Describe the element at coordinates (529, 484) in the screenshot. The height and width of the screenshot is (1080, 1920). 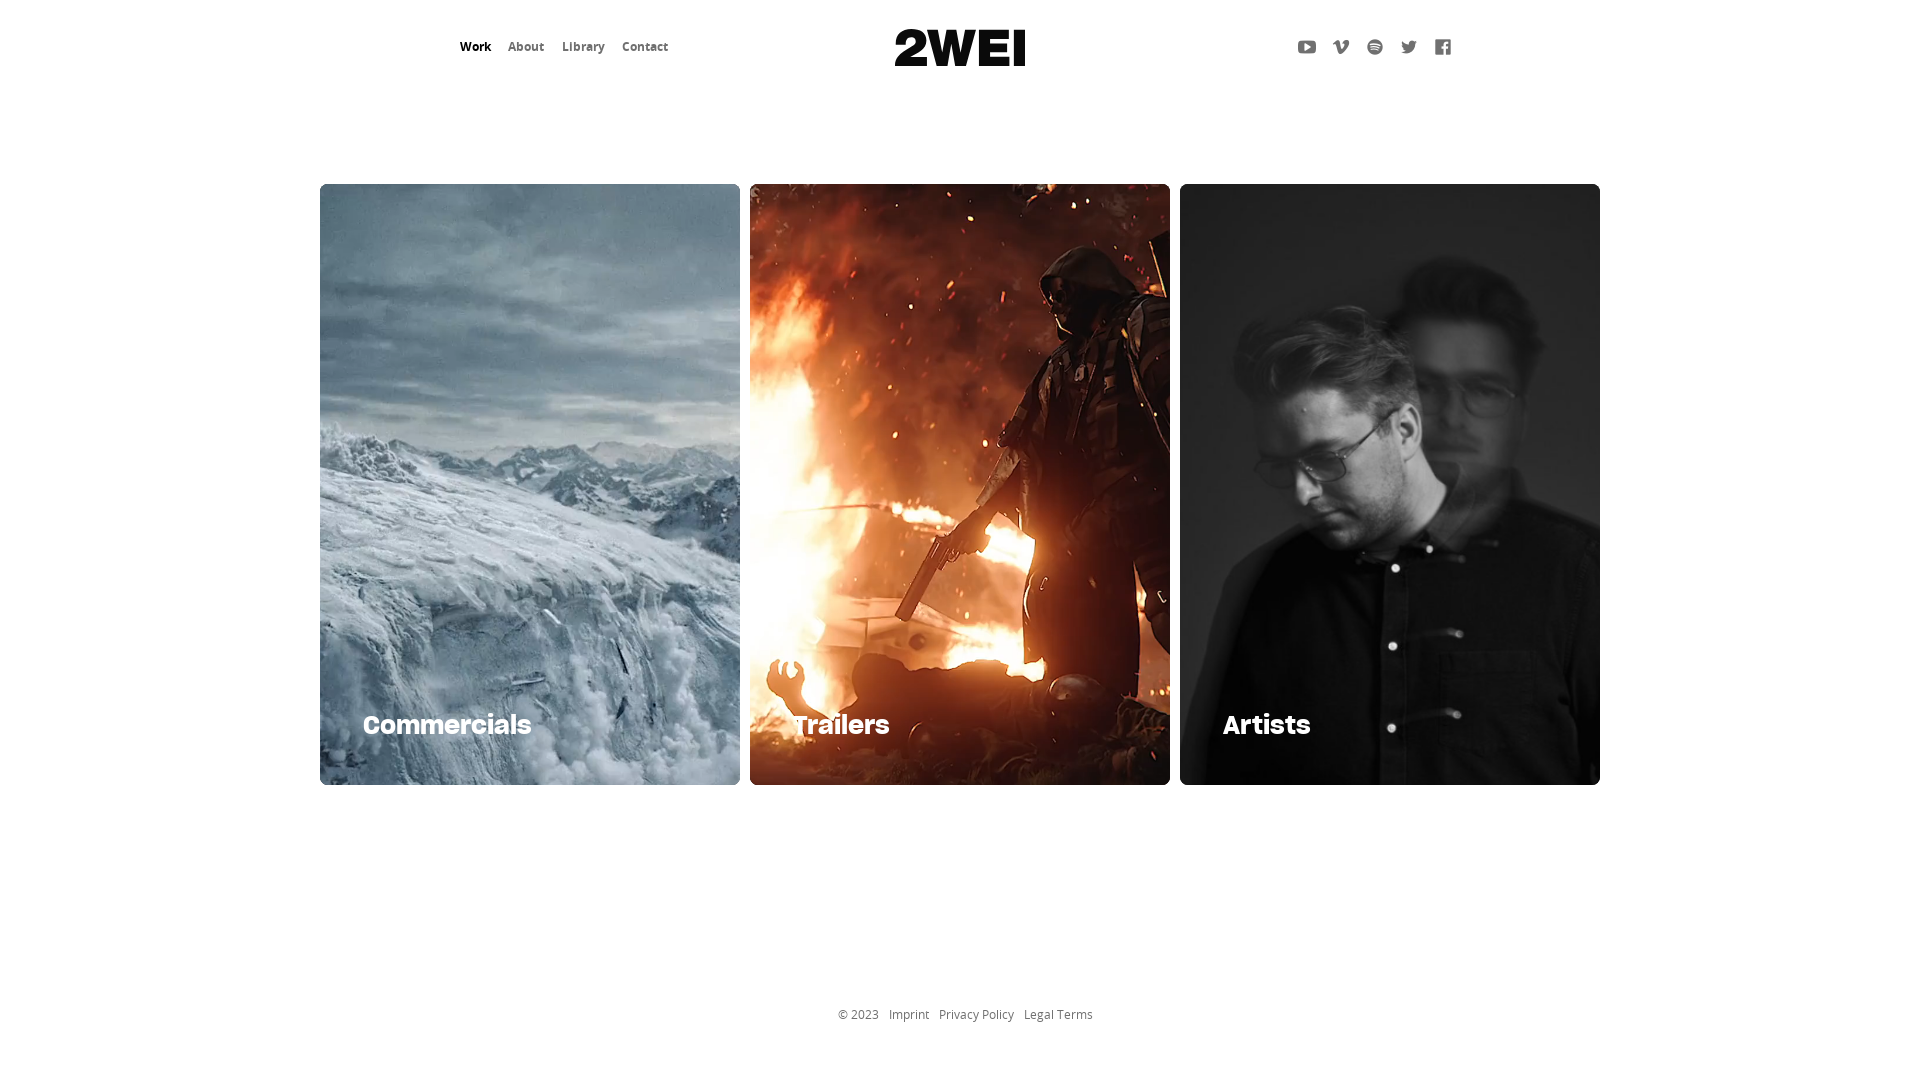
I see `'Commercials'` at that location.